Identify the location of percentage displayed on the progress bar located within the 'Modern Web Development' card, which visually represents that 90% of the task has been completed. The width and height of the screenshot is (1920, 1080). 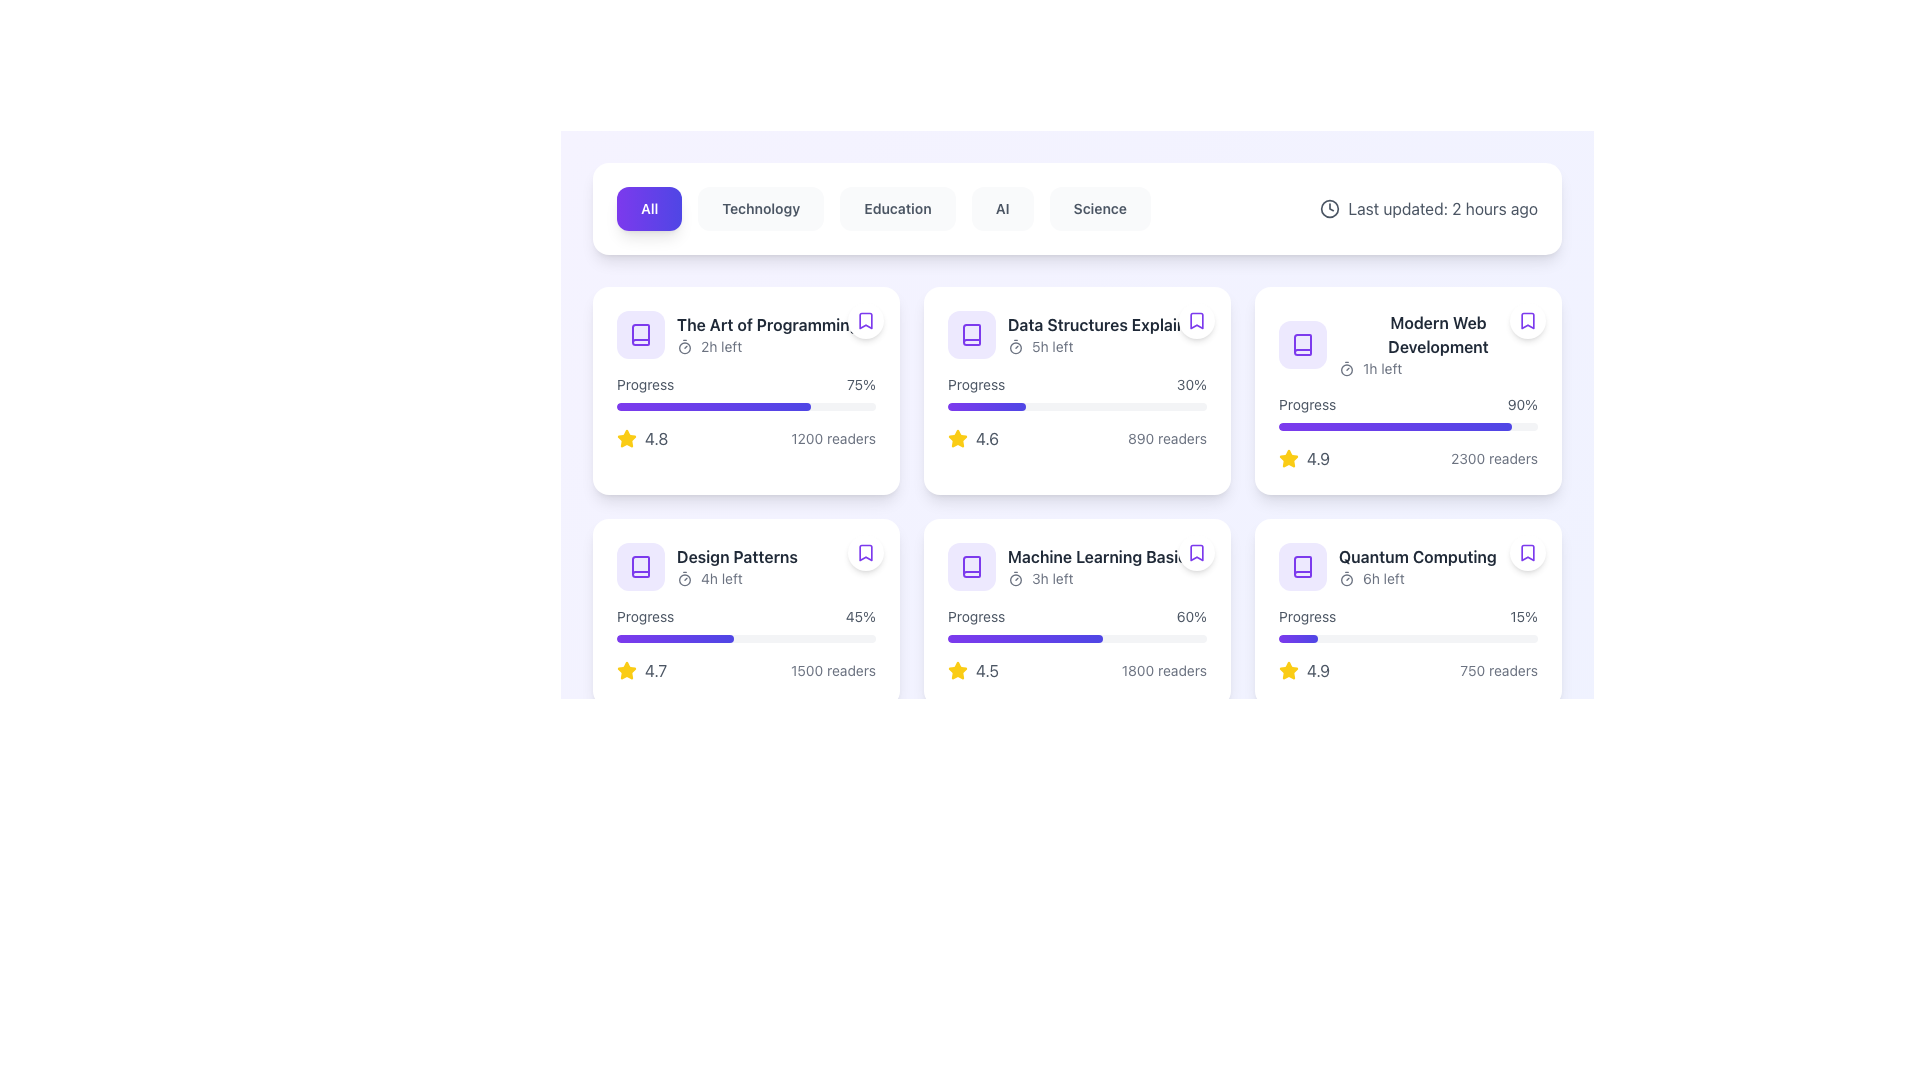
(1407, 411).